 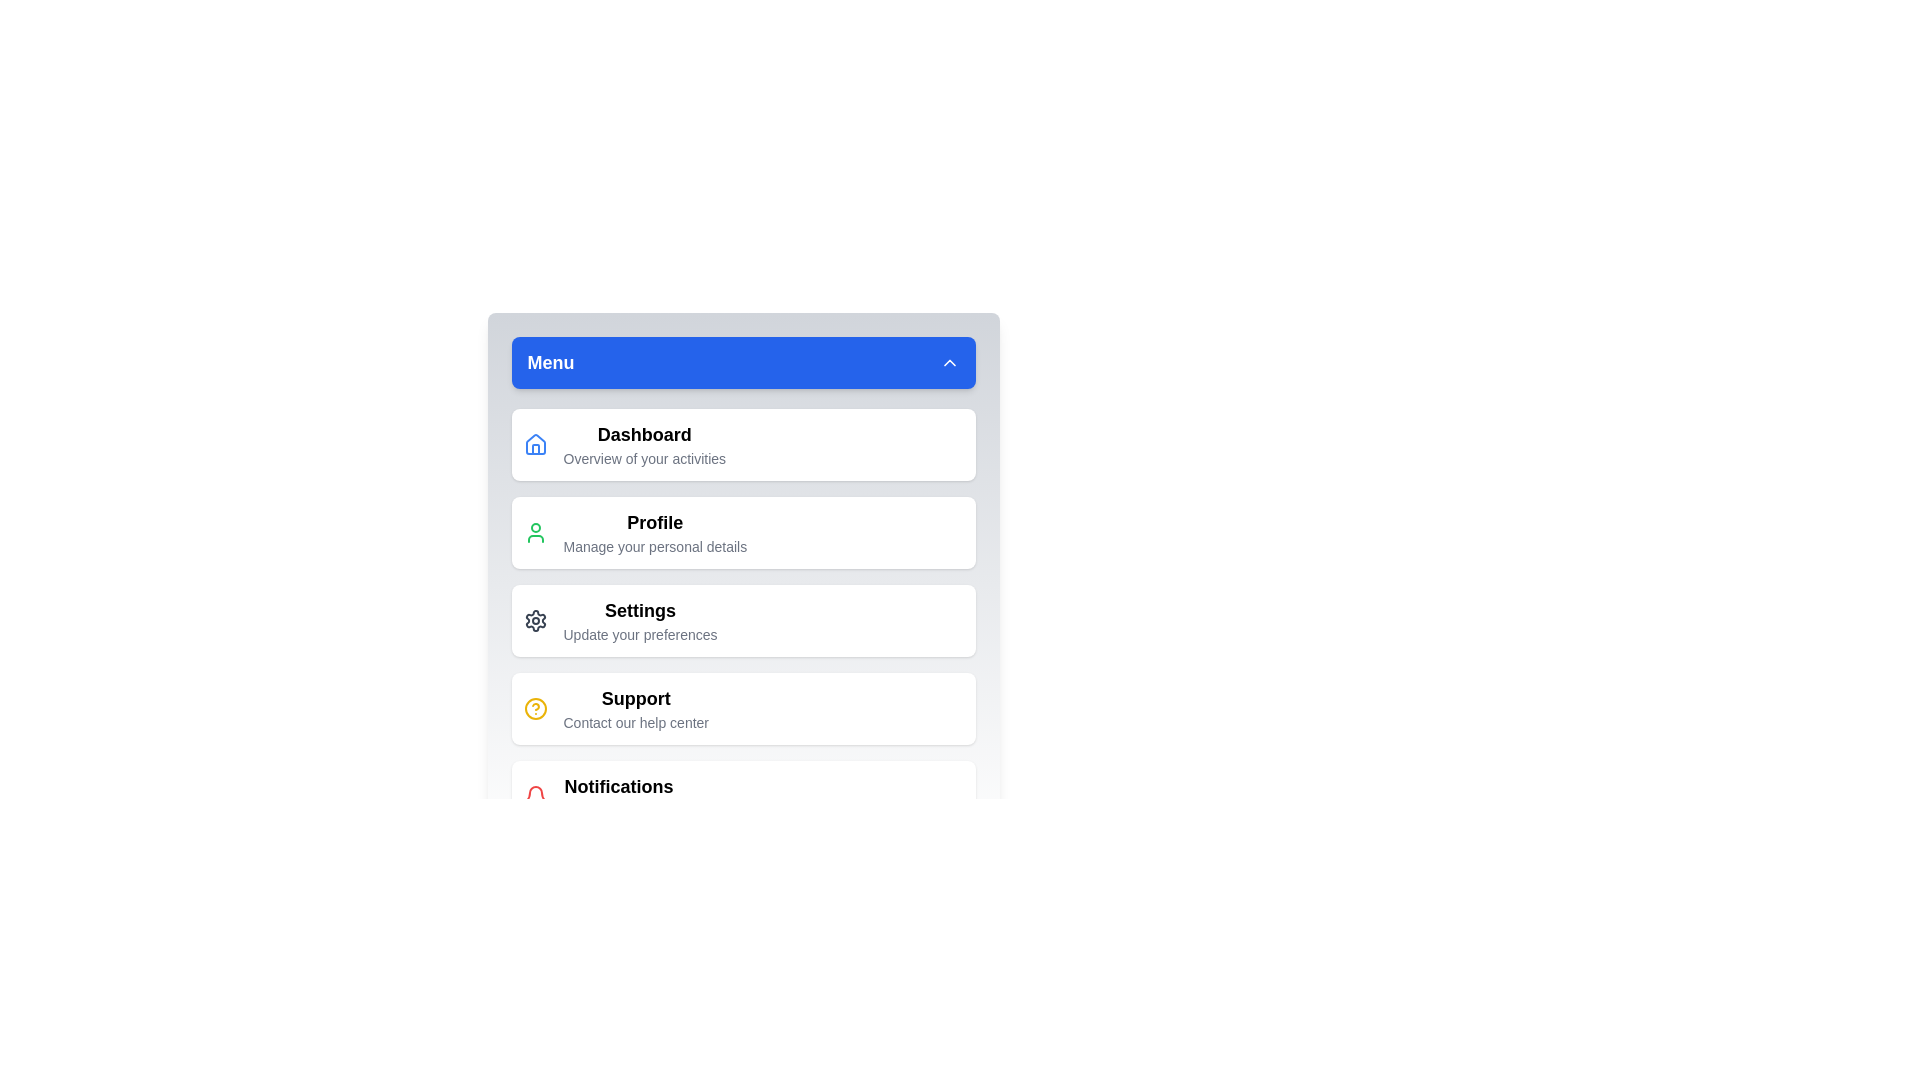 I want to click on the label displaying 'Manage your personal details,' which is styled in a smaller gray font and positioned below the 'Profile' title, to read its content, so click(x=655, y=547).